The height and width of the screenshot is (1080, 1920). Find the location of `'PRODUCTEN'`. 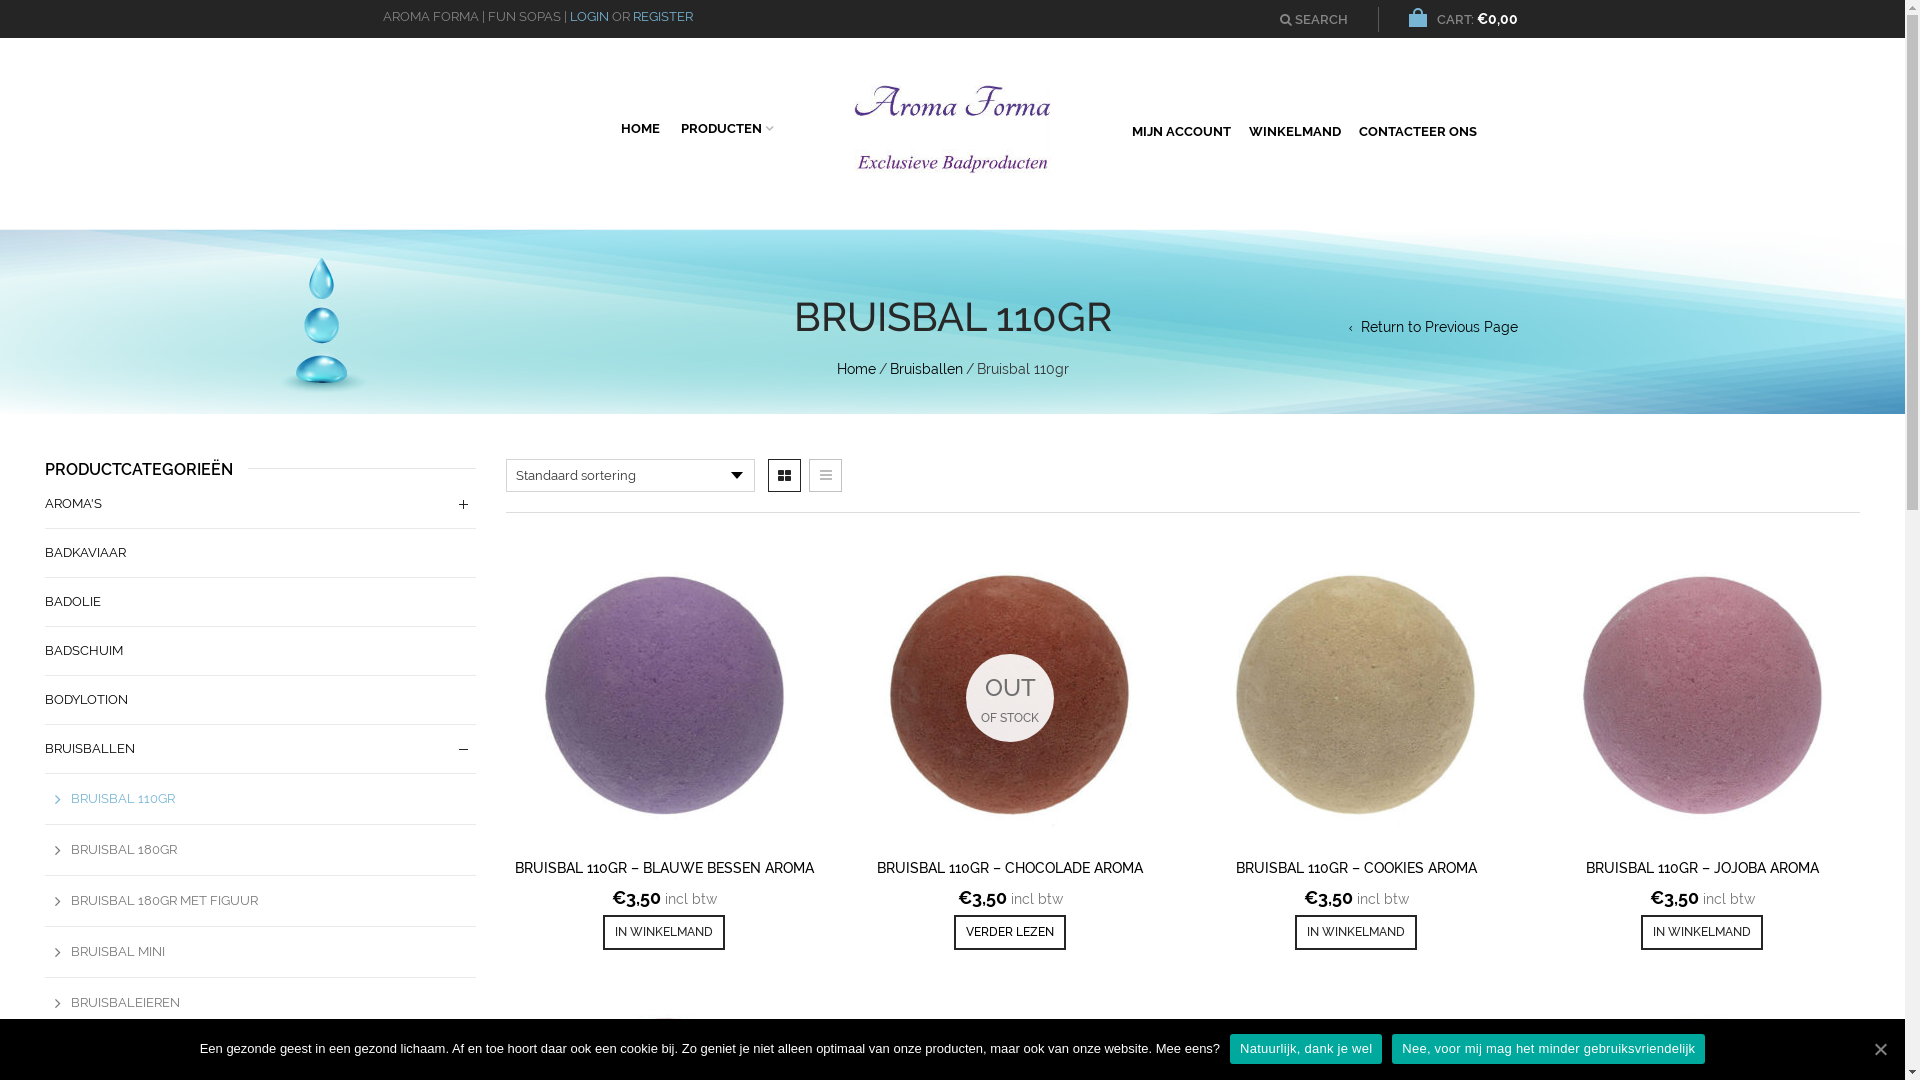

'PRODUCTEN' is located at coordinates (672, 126).